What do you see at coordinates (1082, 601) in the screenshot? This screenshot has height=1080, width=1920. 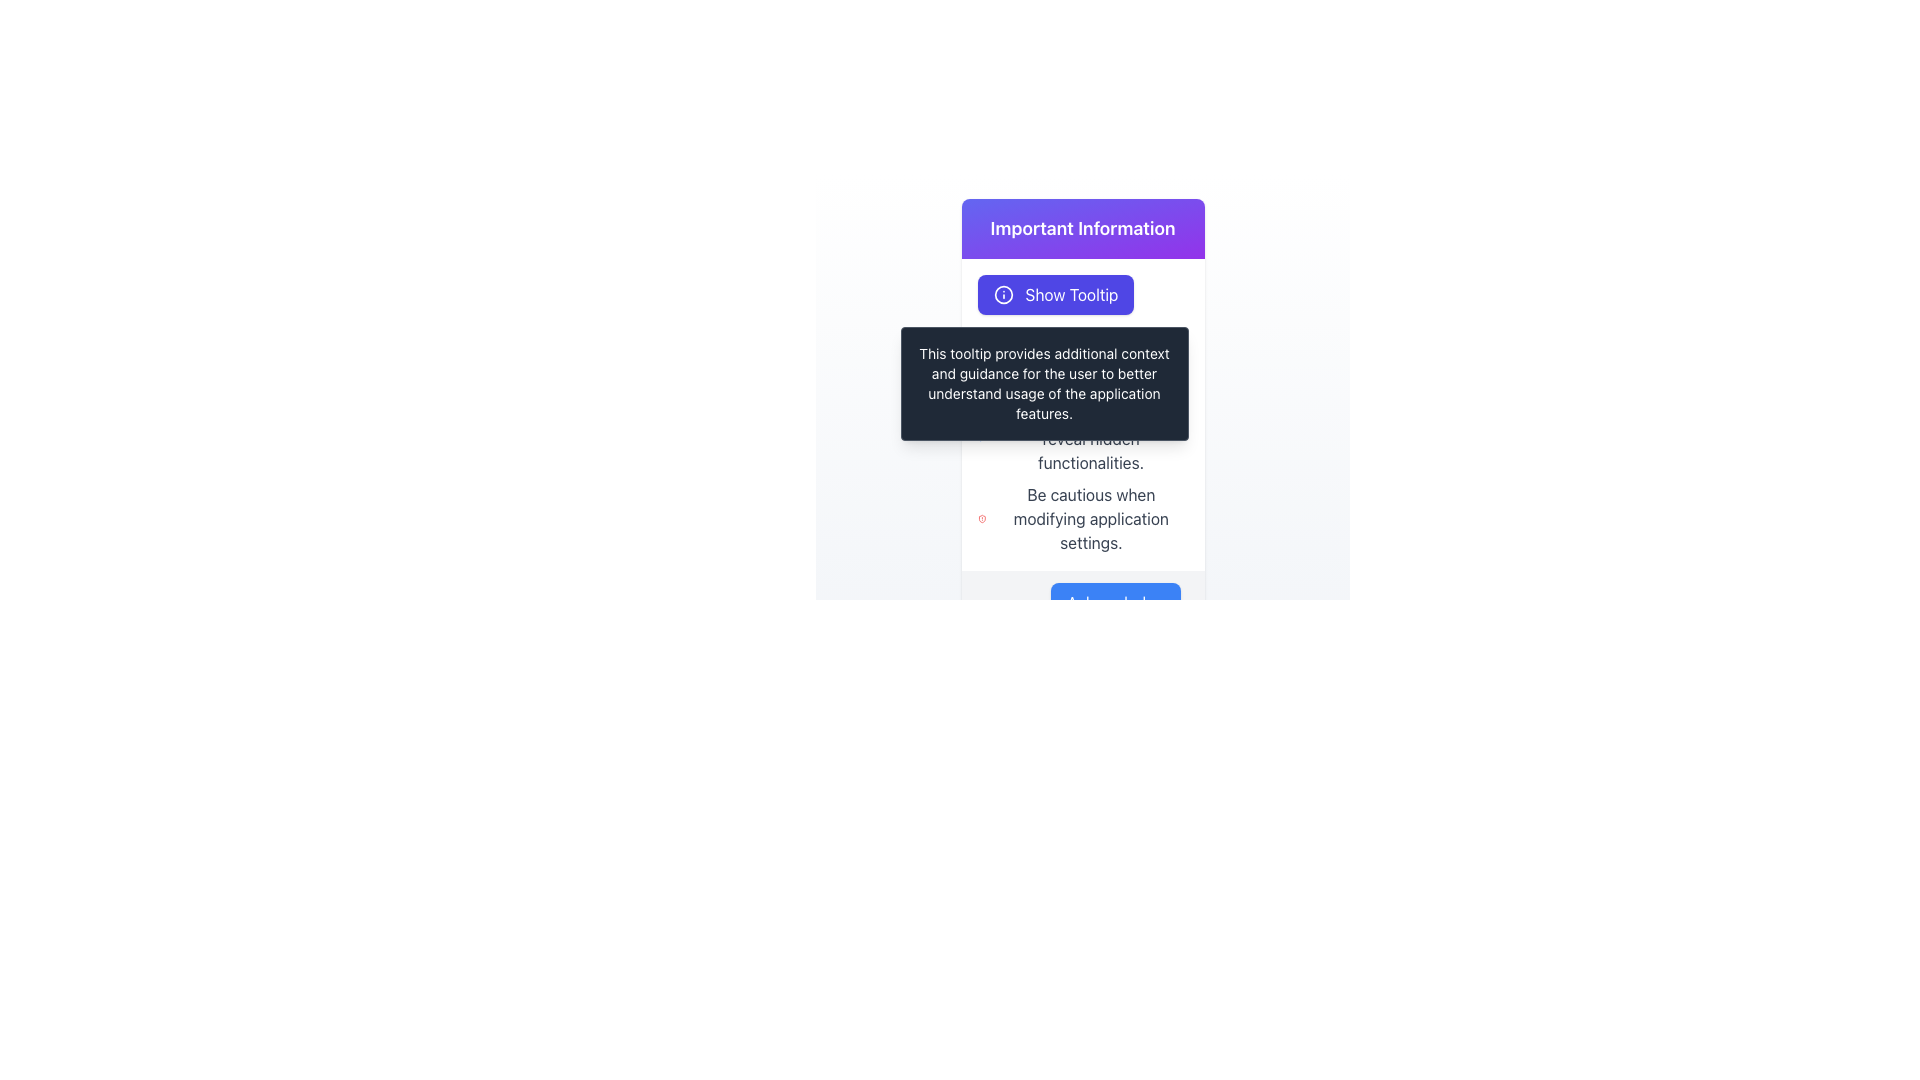 I see `the 'Acknowledge' button, which is a rectangular button with a blue background and white text, located at the bottom of the 'Important Information' section` at bounding box center [1082, 601].